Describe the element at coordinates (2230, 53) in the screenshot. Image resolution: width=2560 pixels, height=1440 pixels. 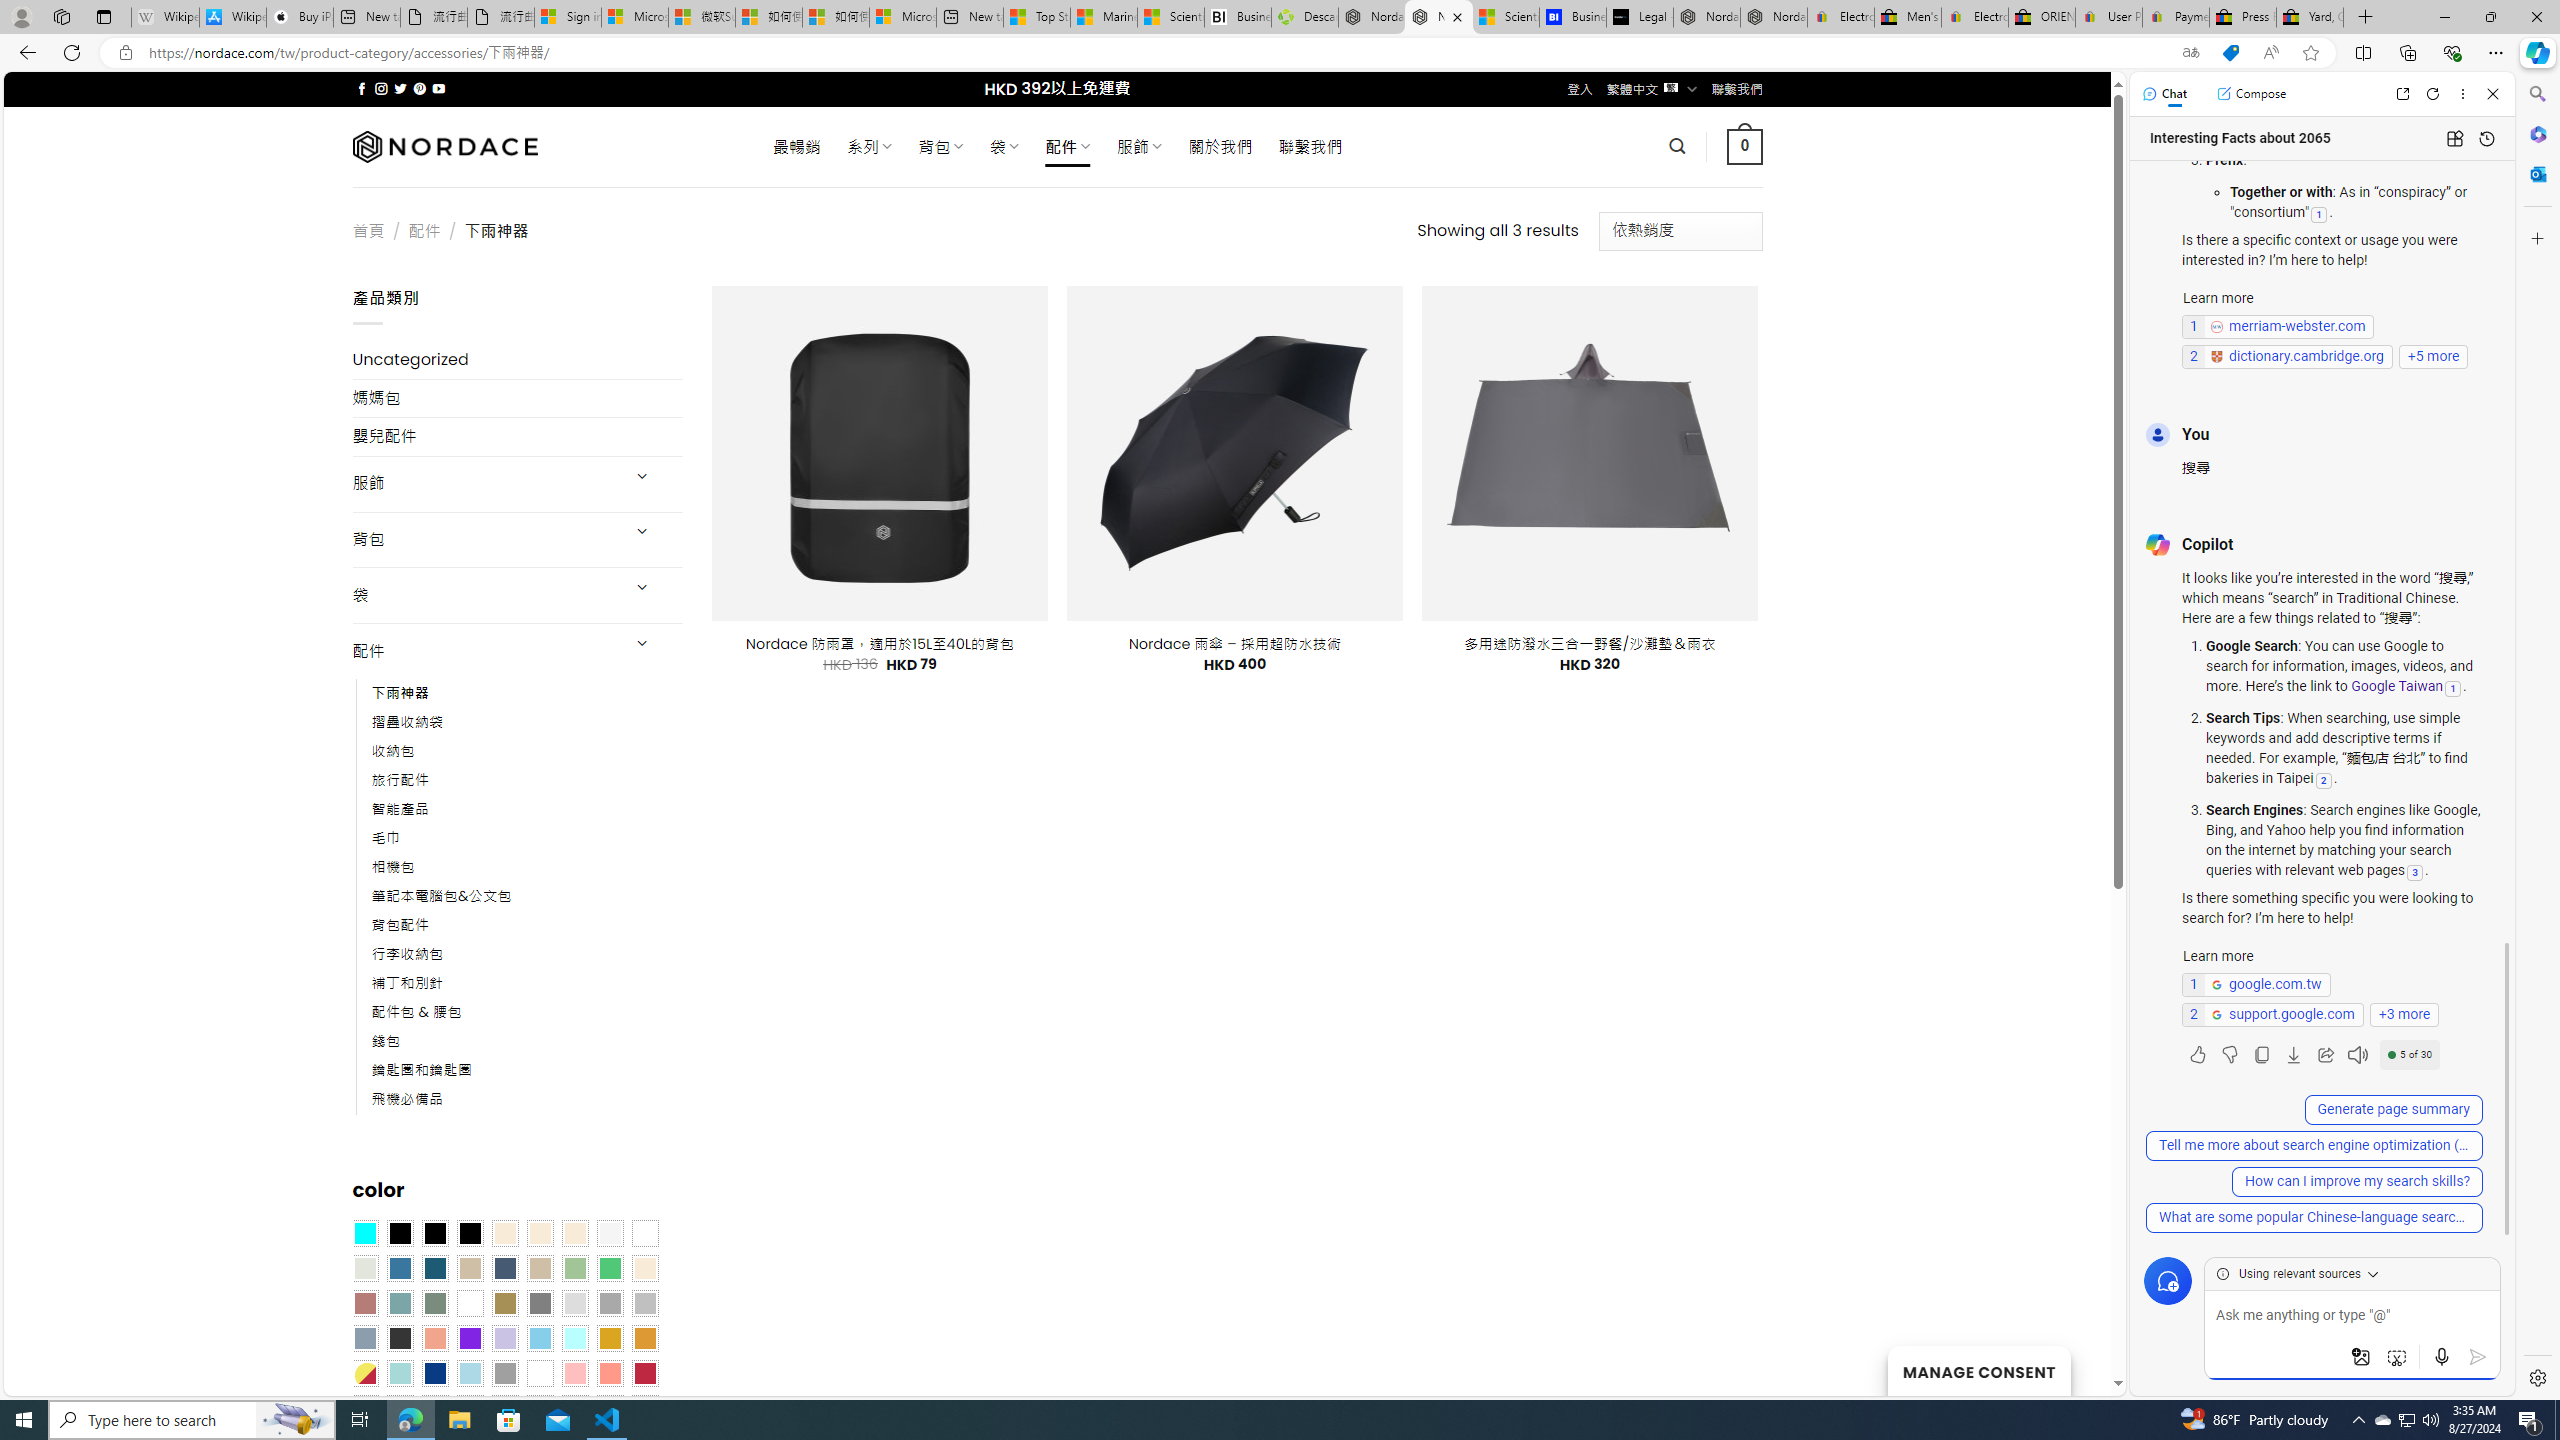
I see `'This site has coupons! Shopping in Microsoft Edge'` at that location.